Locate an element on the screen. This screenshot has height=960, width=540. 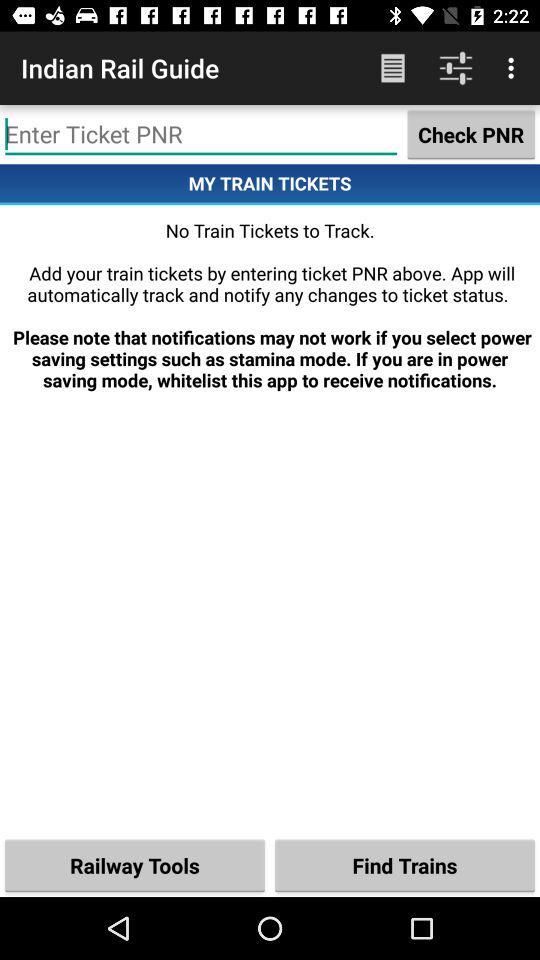
find trains is located at coordinates (405, 864).